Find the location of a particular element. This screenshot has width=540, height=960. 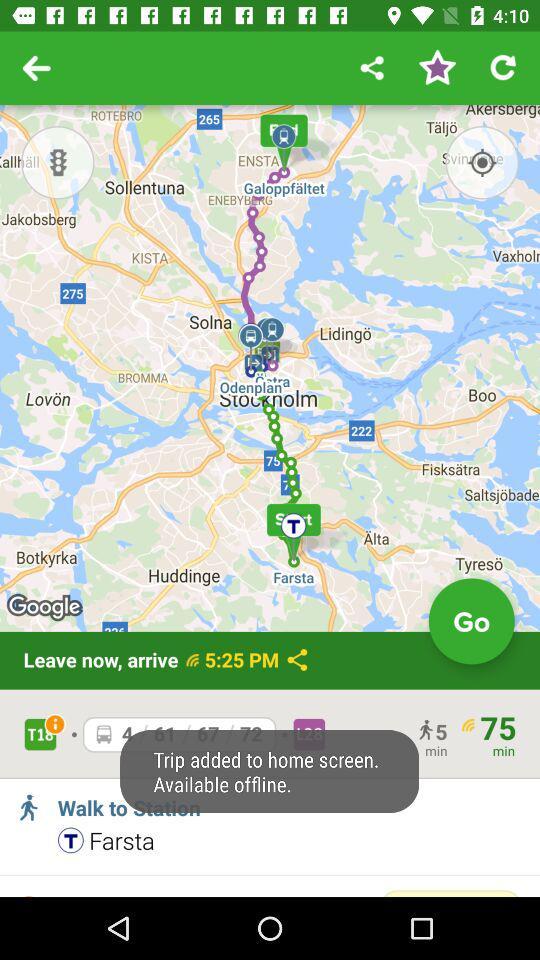

rateing is located at coordinates (436, 68).